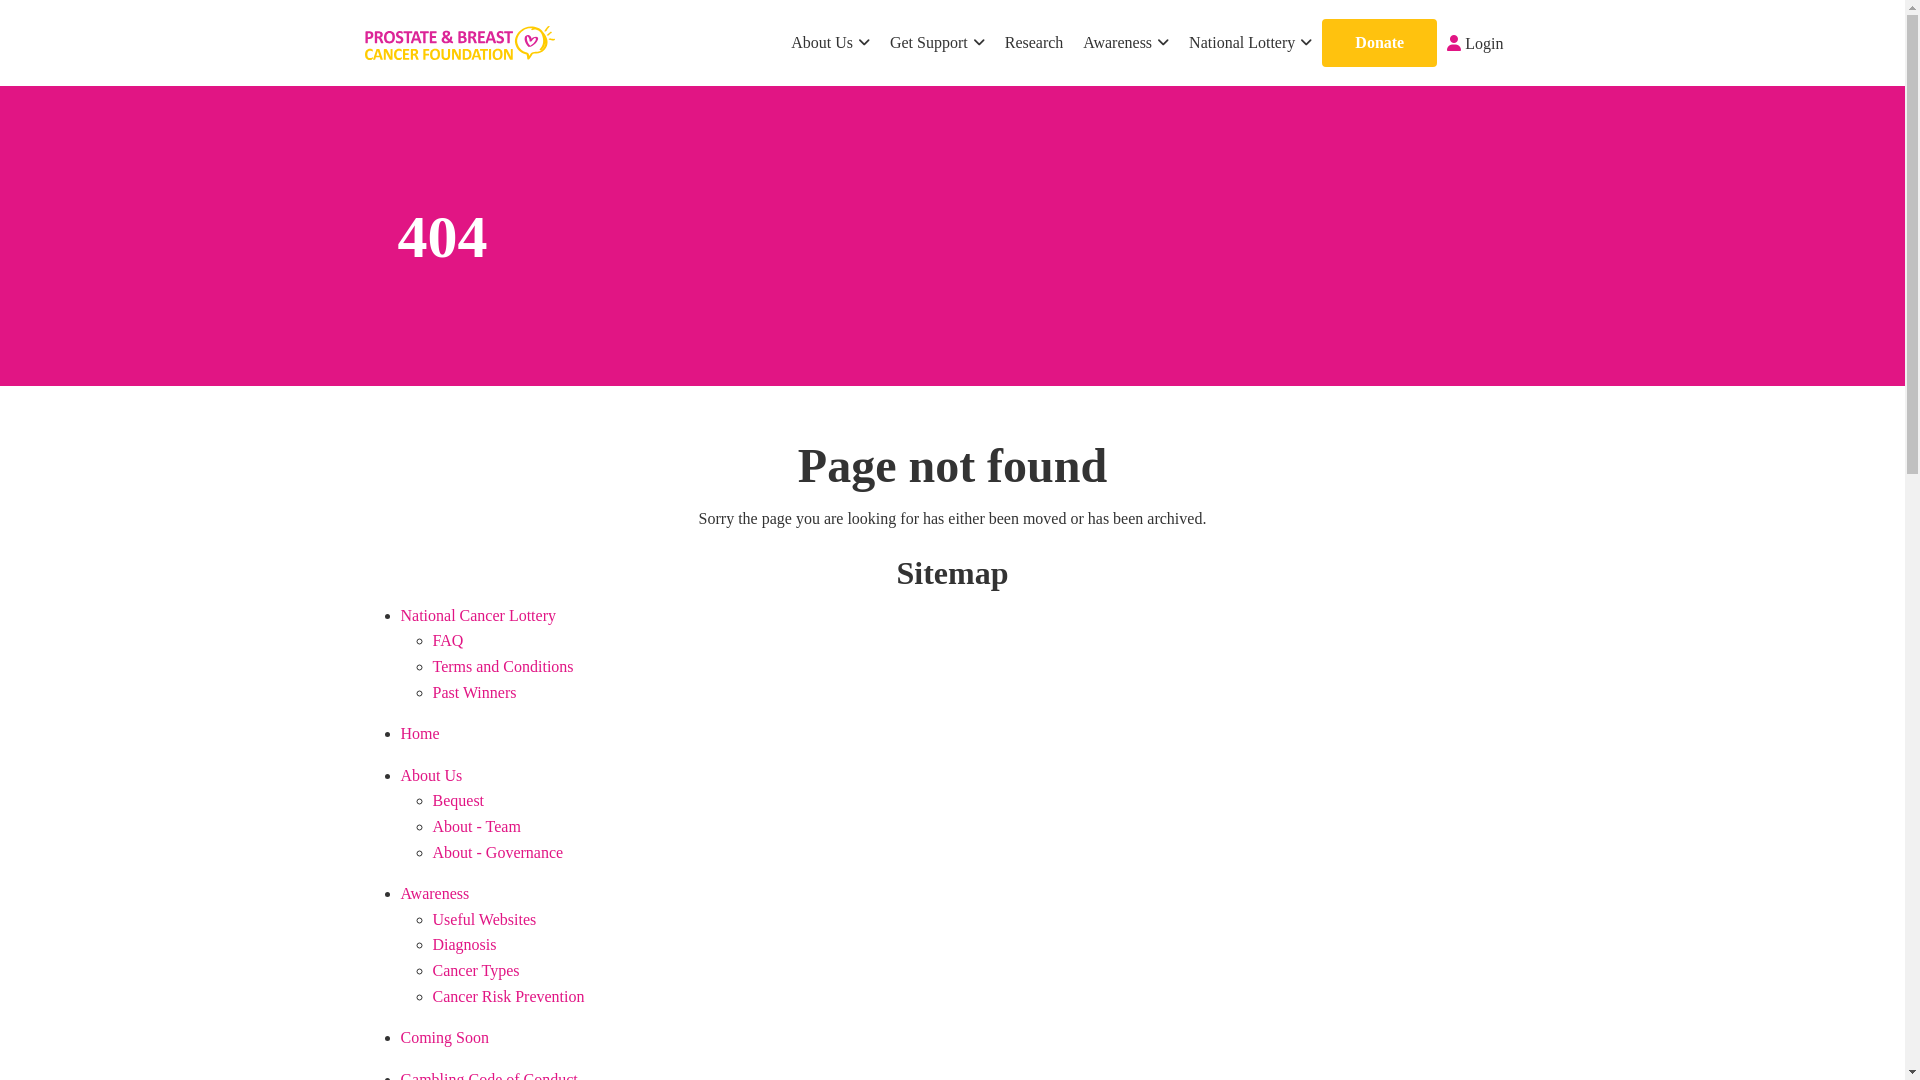  What do you see at coordinates (433, 892) in the screenshot?
I see `'Awareness'` at bounding box center [433, 892].